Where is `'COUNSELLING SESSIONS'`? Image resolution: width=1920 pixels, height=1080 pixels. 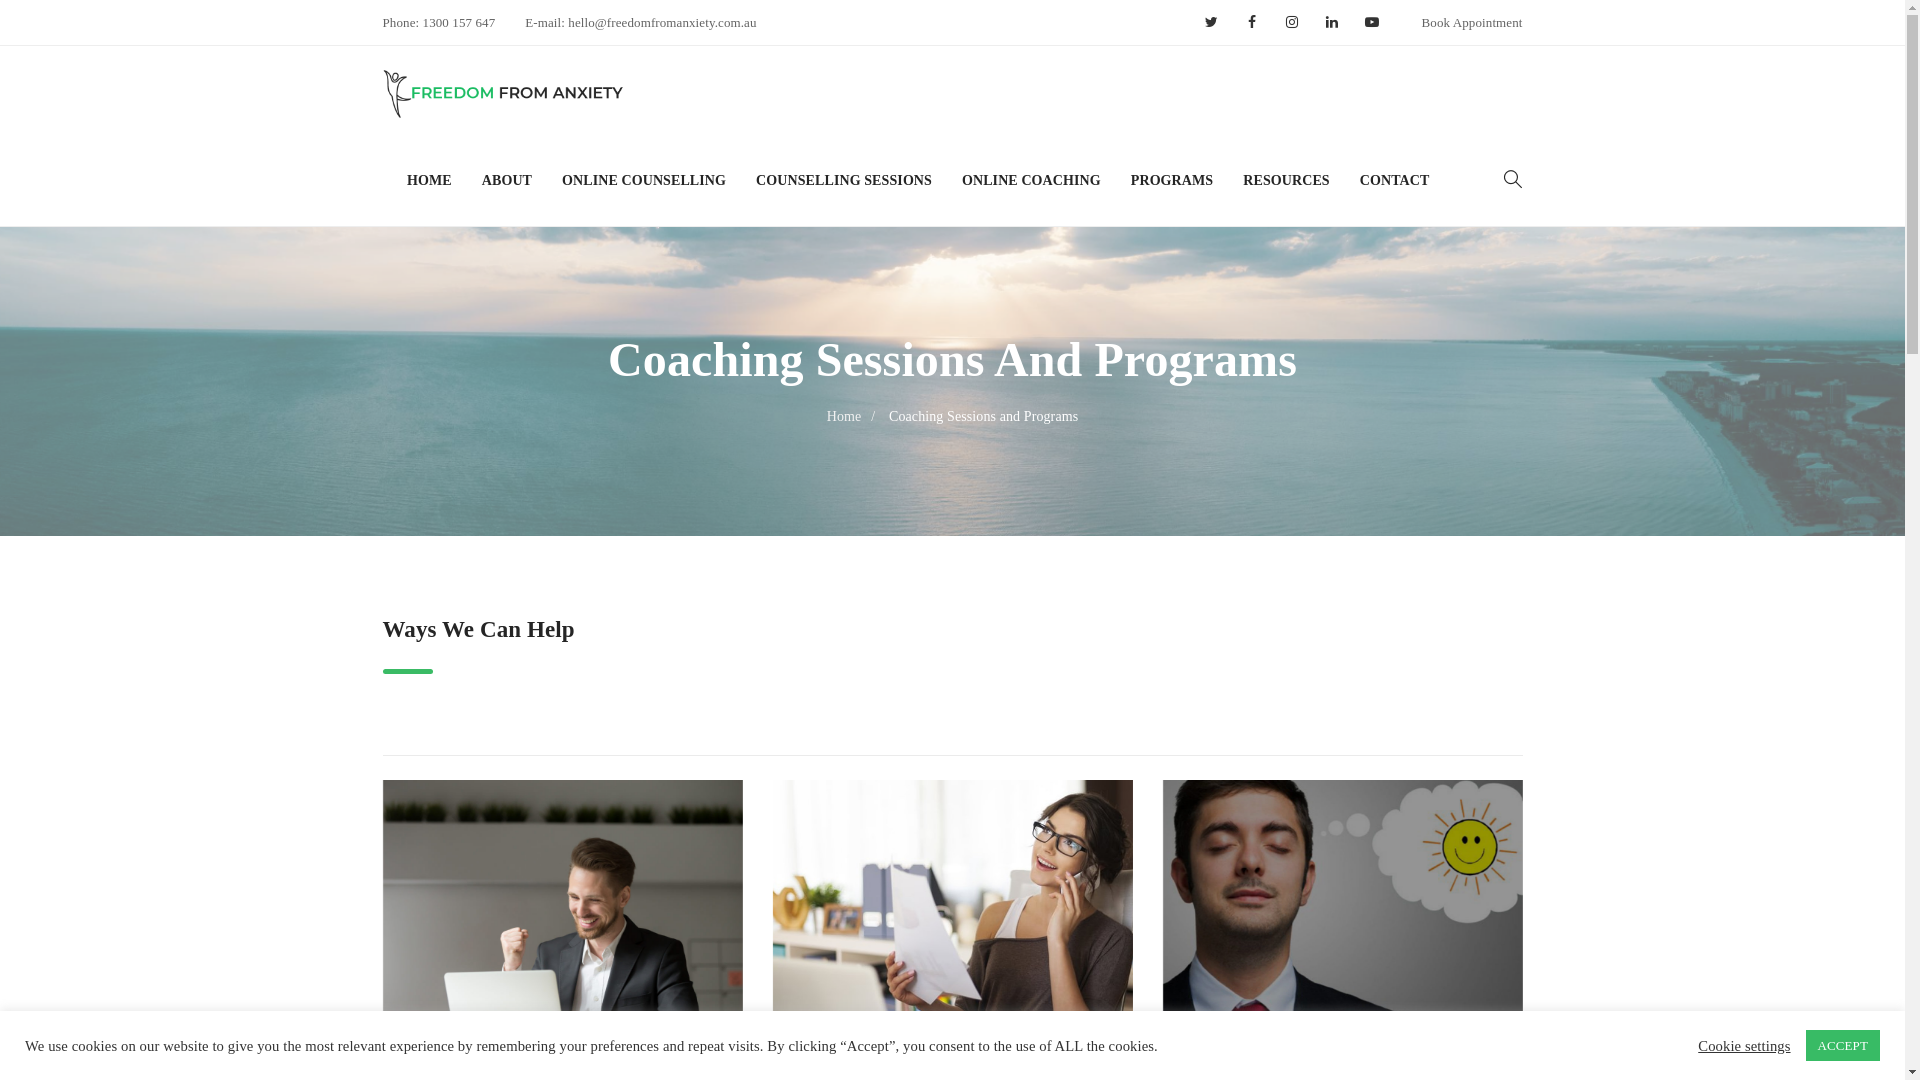 'COUNSELLING SESSIONS' is located at coordinates (844, 181).